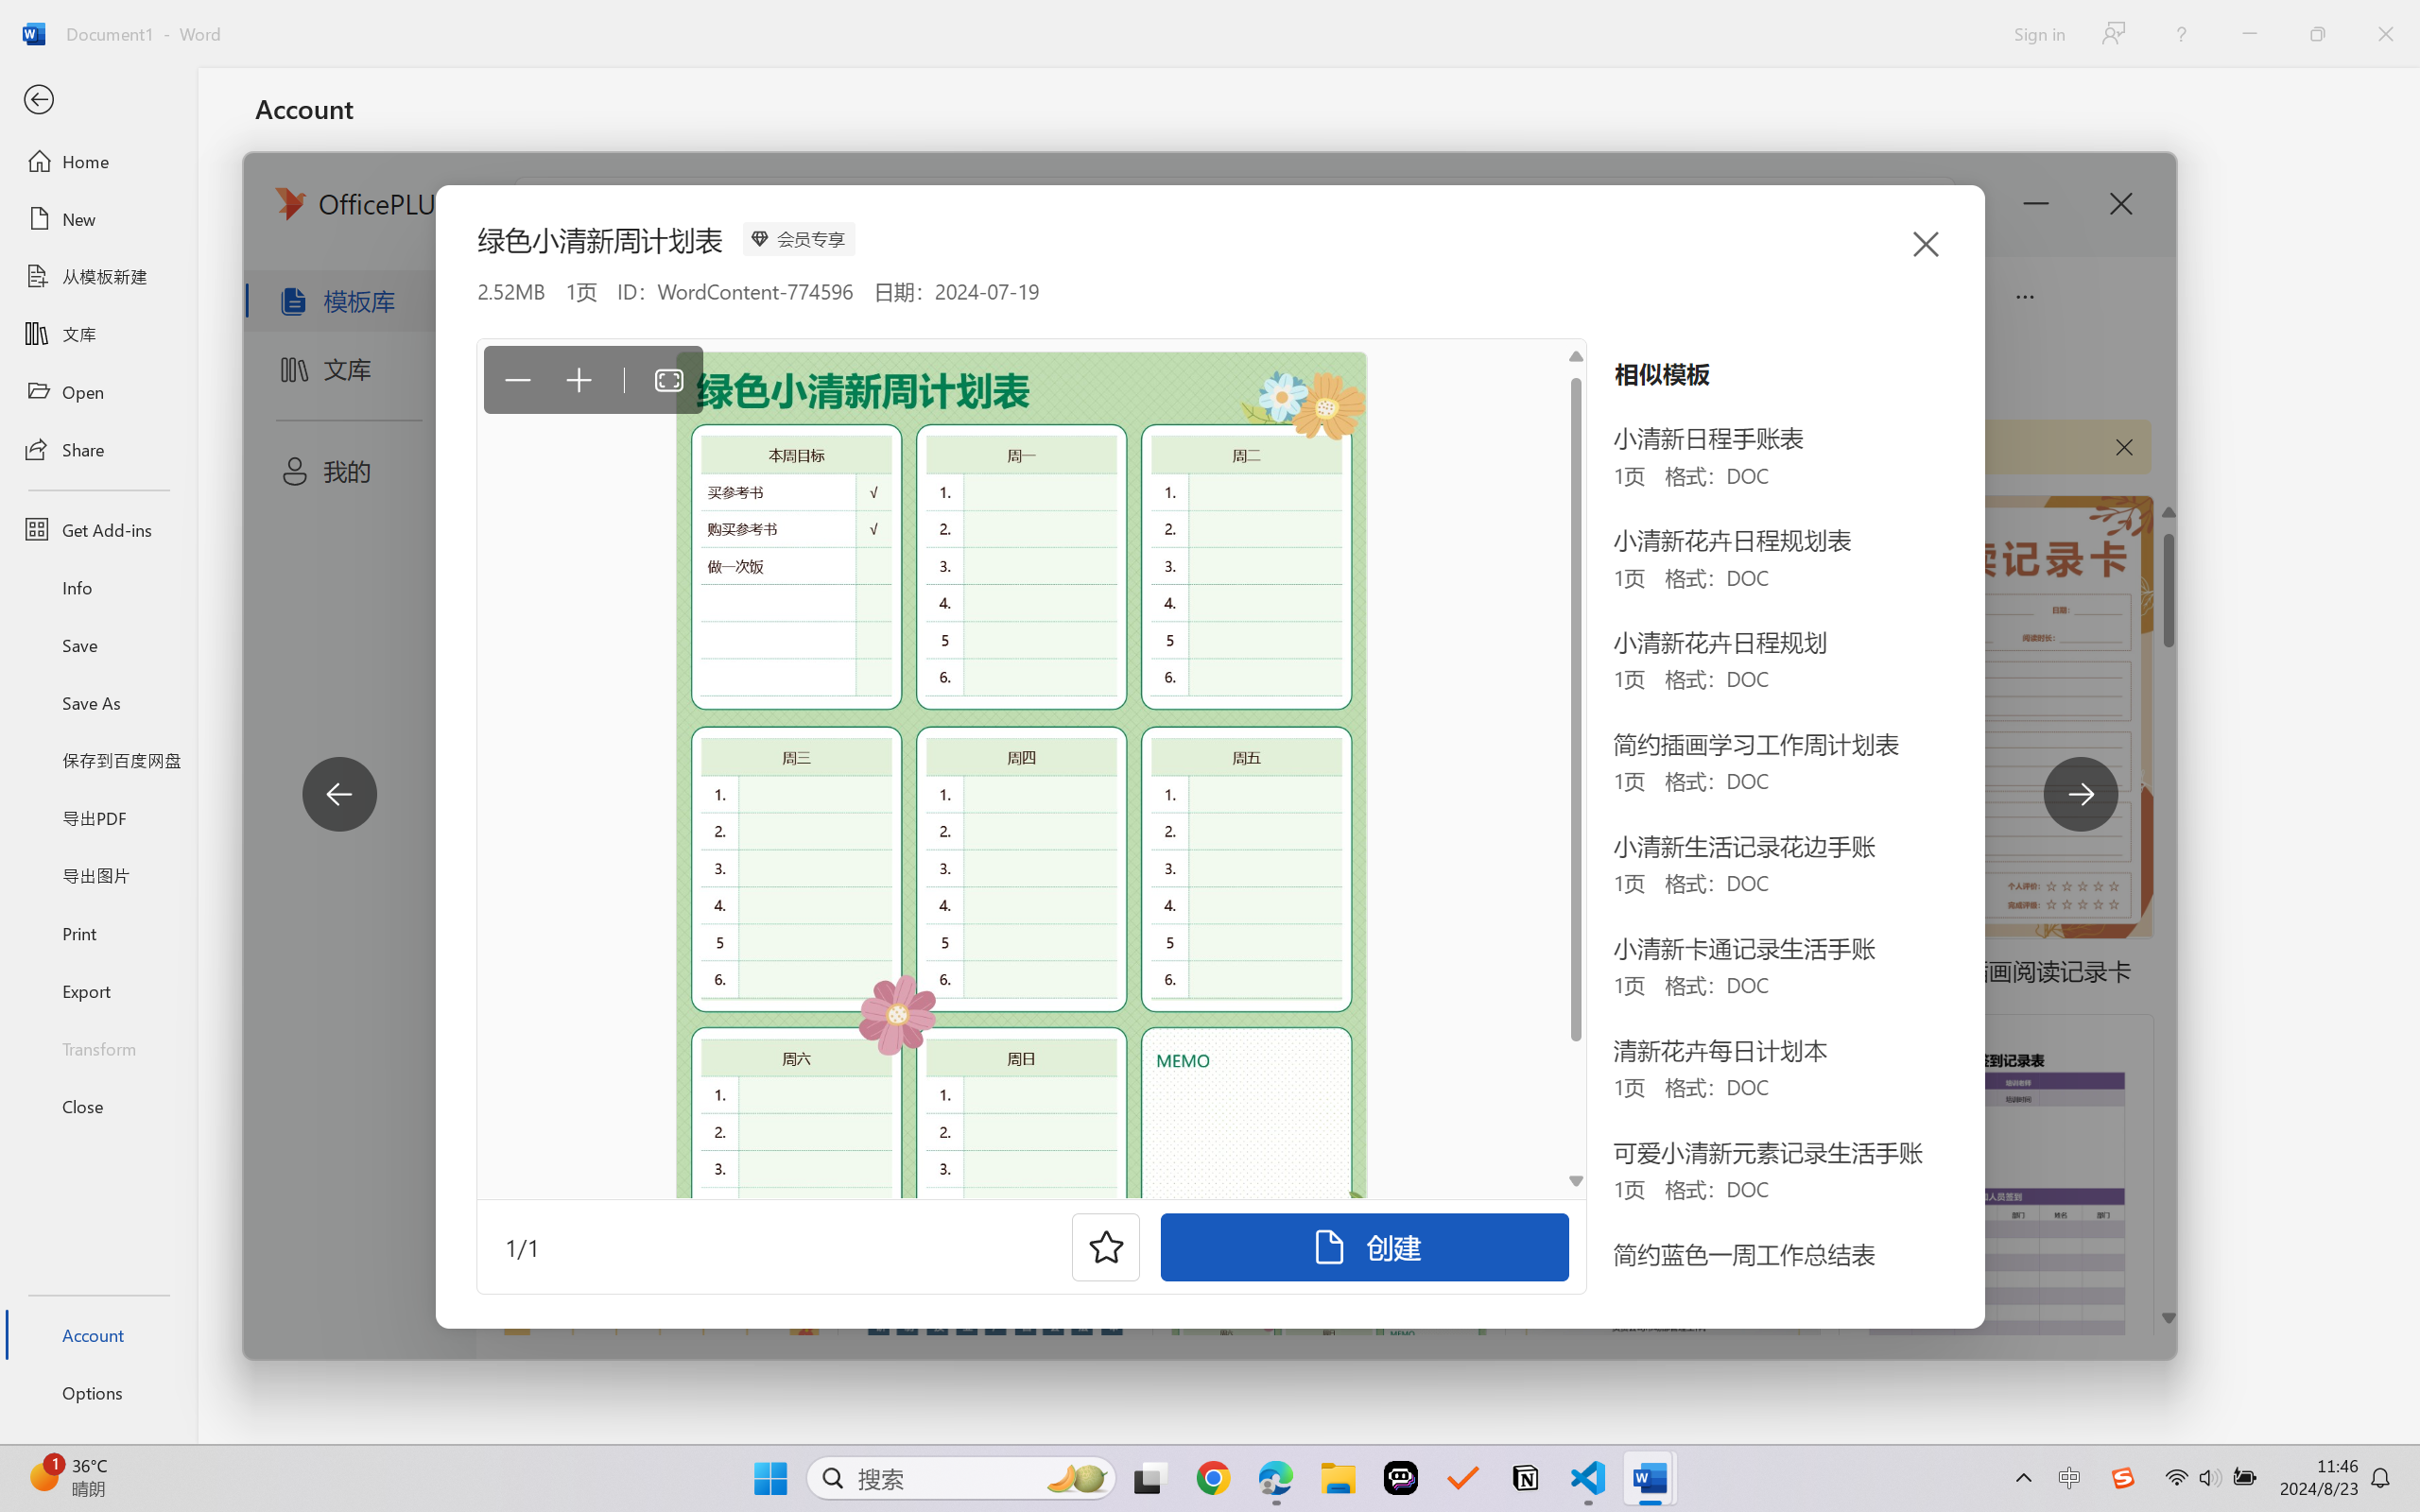 This screenshot has width=2420, height=1512. I want to click on 'Options', so click(97, 1391).